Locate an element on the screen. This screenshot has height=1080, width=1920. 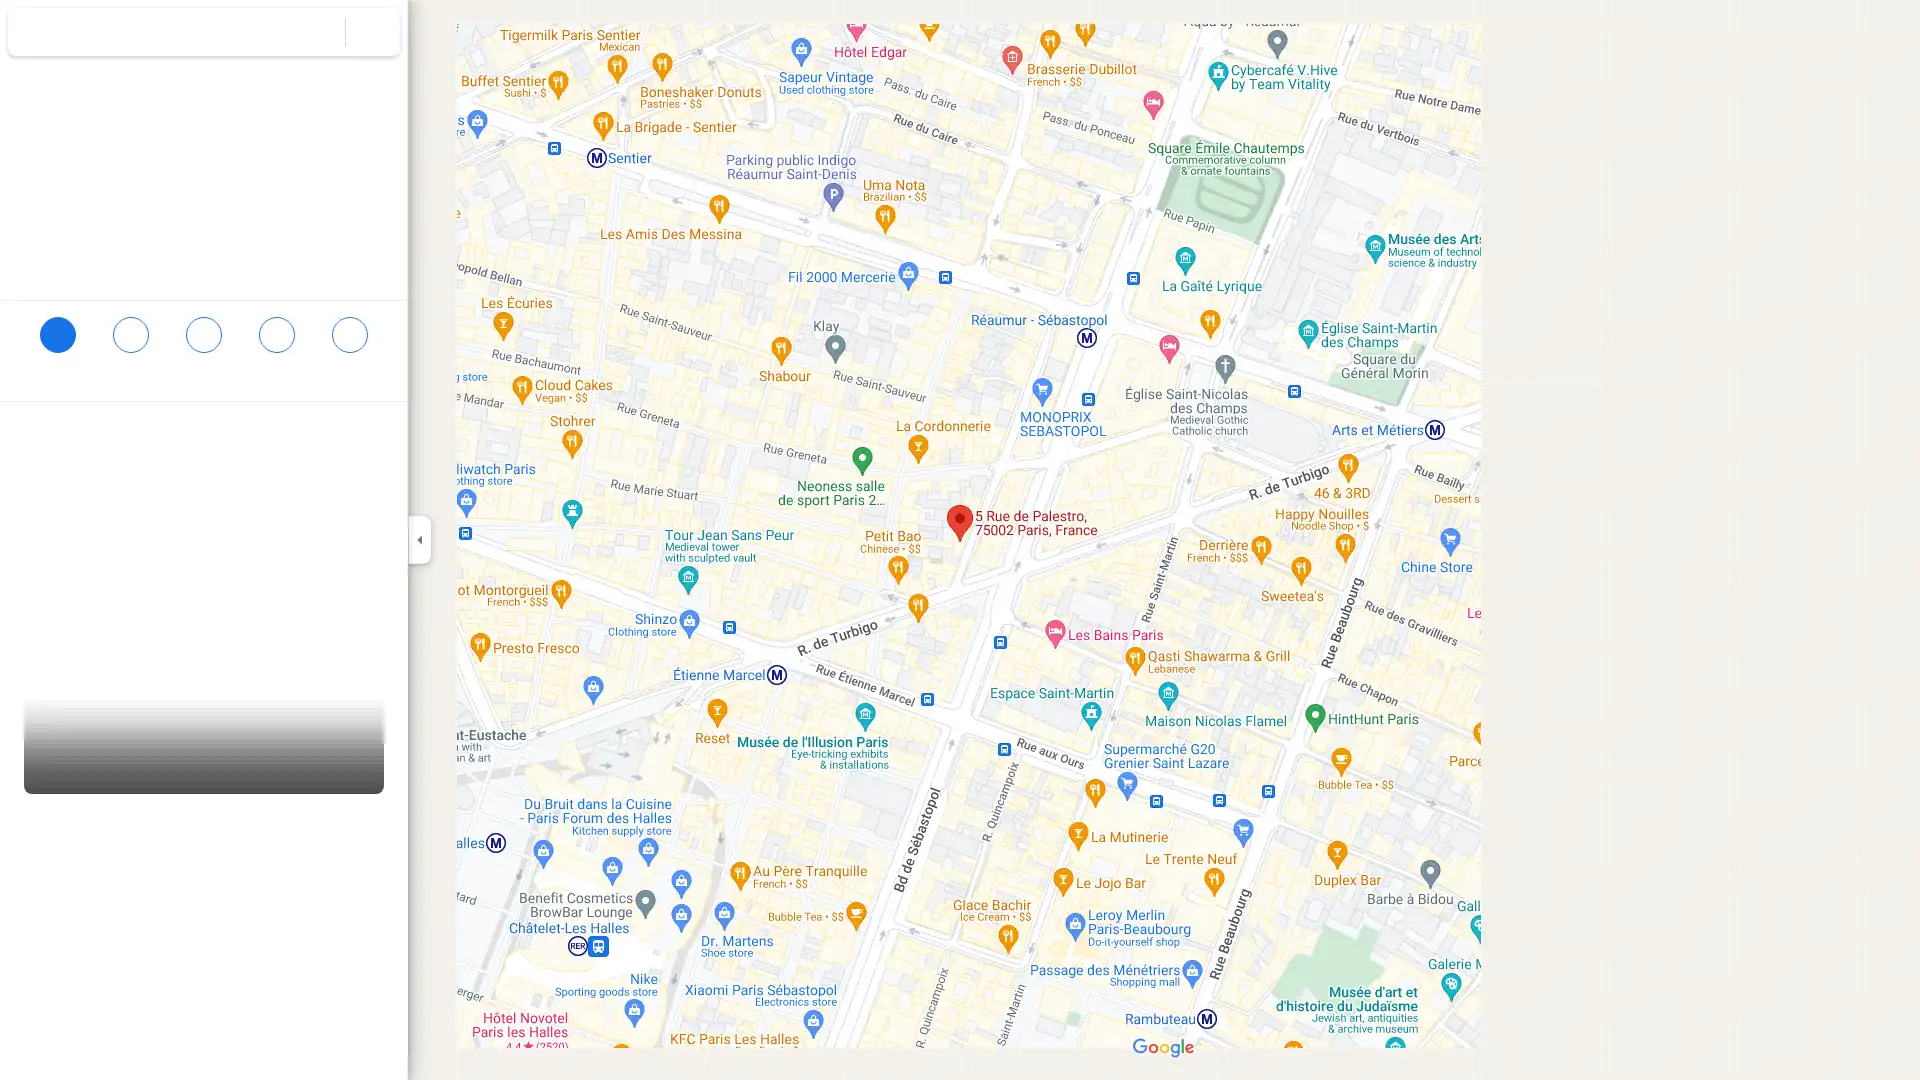
Save 5 Rue de Palestro in your lists is located at coordinates (129, 342).